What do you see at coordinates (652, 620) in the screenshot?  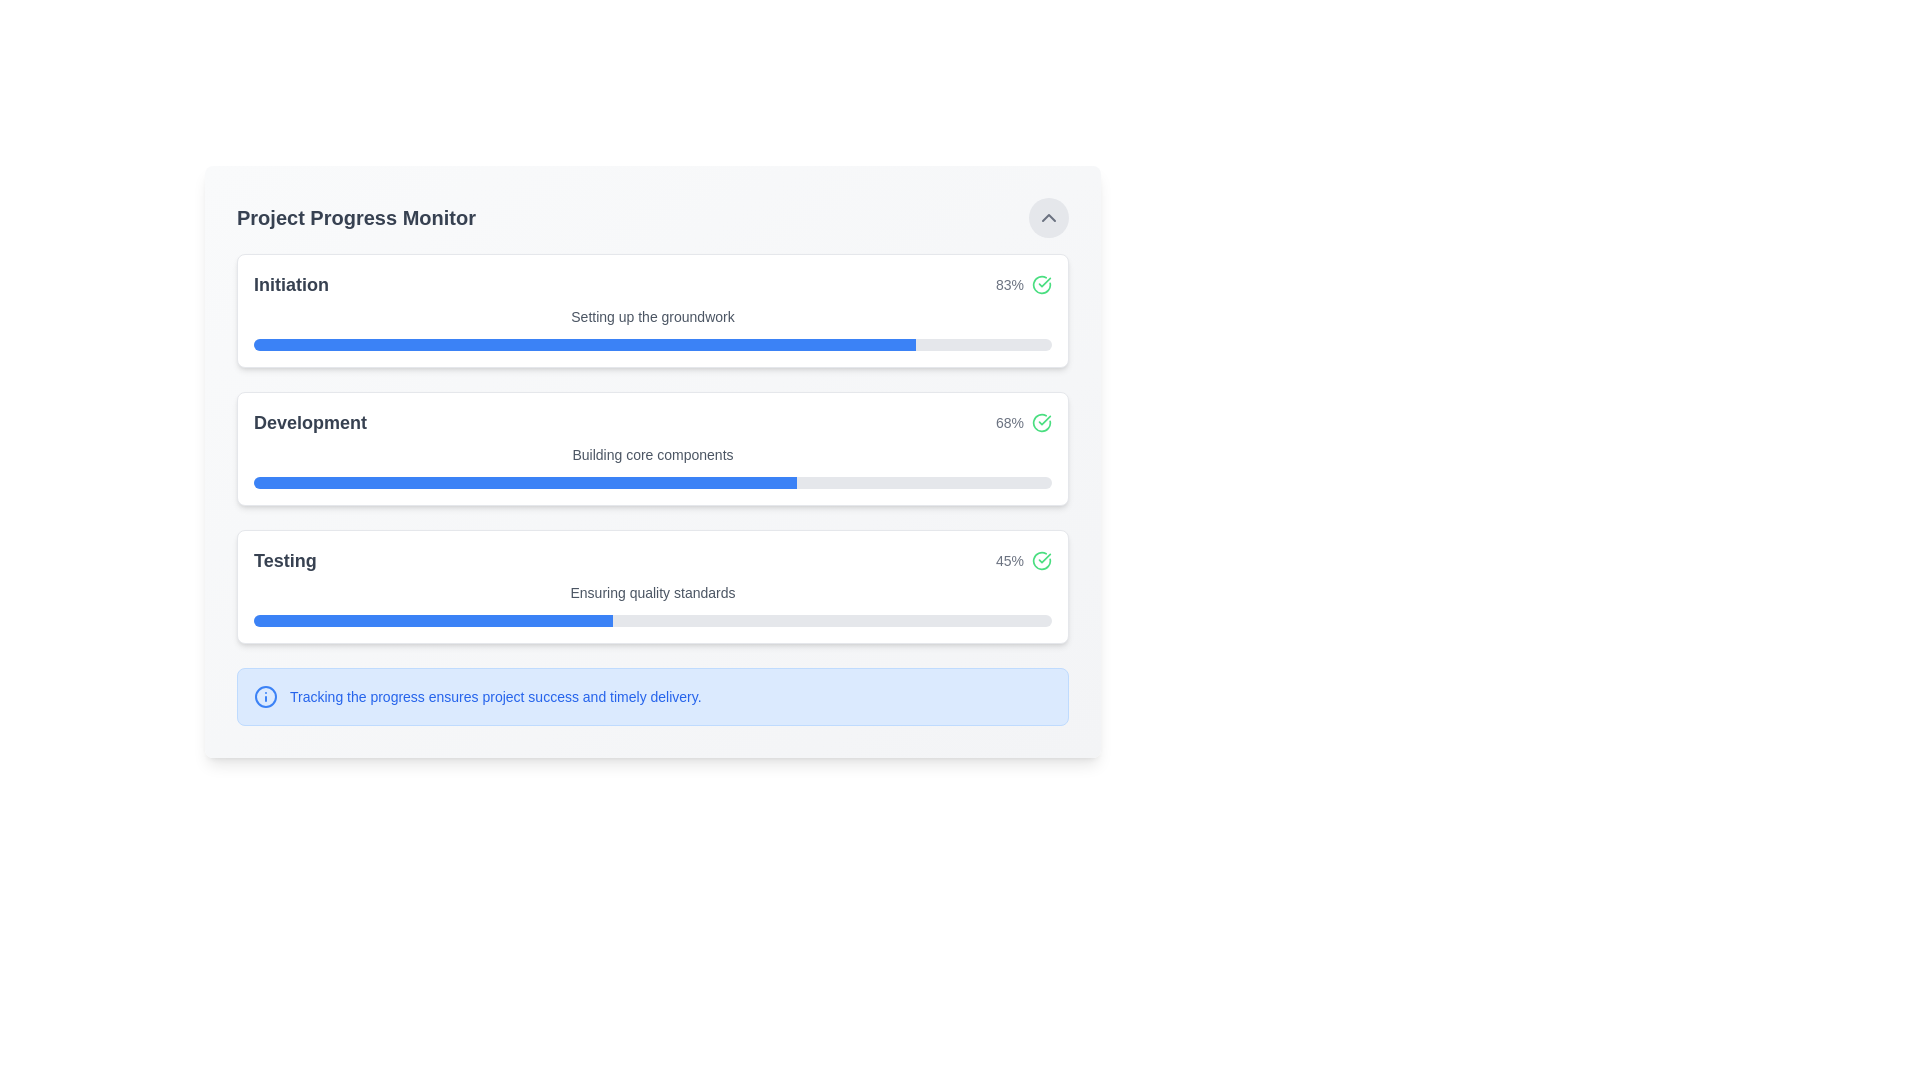 I see `the Progress Bar located in the 'Testing' section, beneath the text 'Ensuring quality standards', which visually has a gray background and a blue segment indicating 45% progress` at bounding box center [652, 620].